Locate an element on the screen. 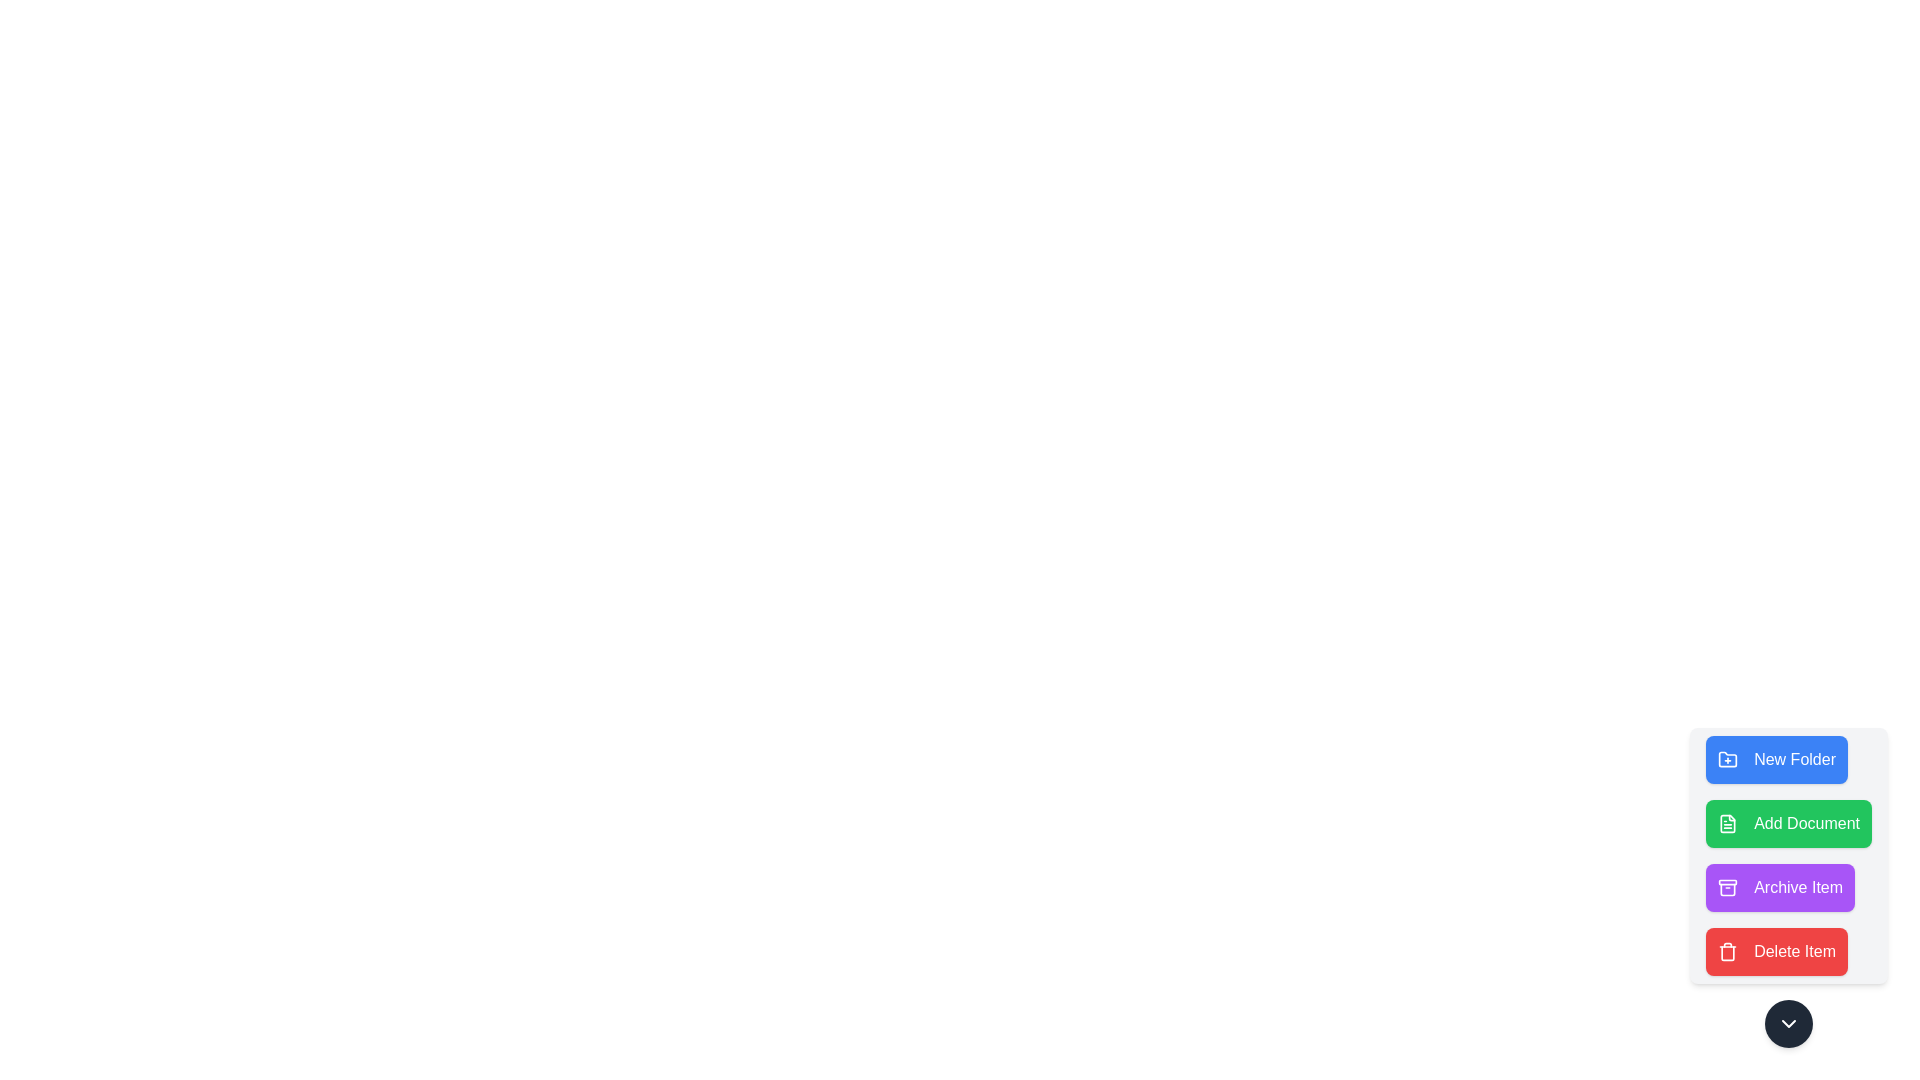 Image resolution: width=1920 pixels, height=1080 pixels. the Delete Item button in the speed dial menu is located at coordinates (1776, 951).